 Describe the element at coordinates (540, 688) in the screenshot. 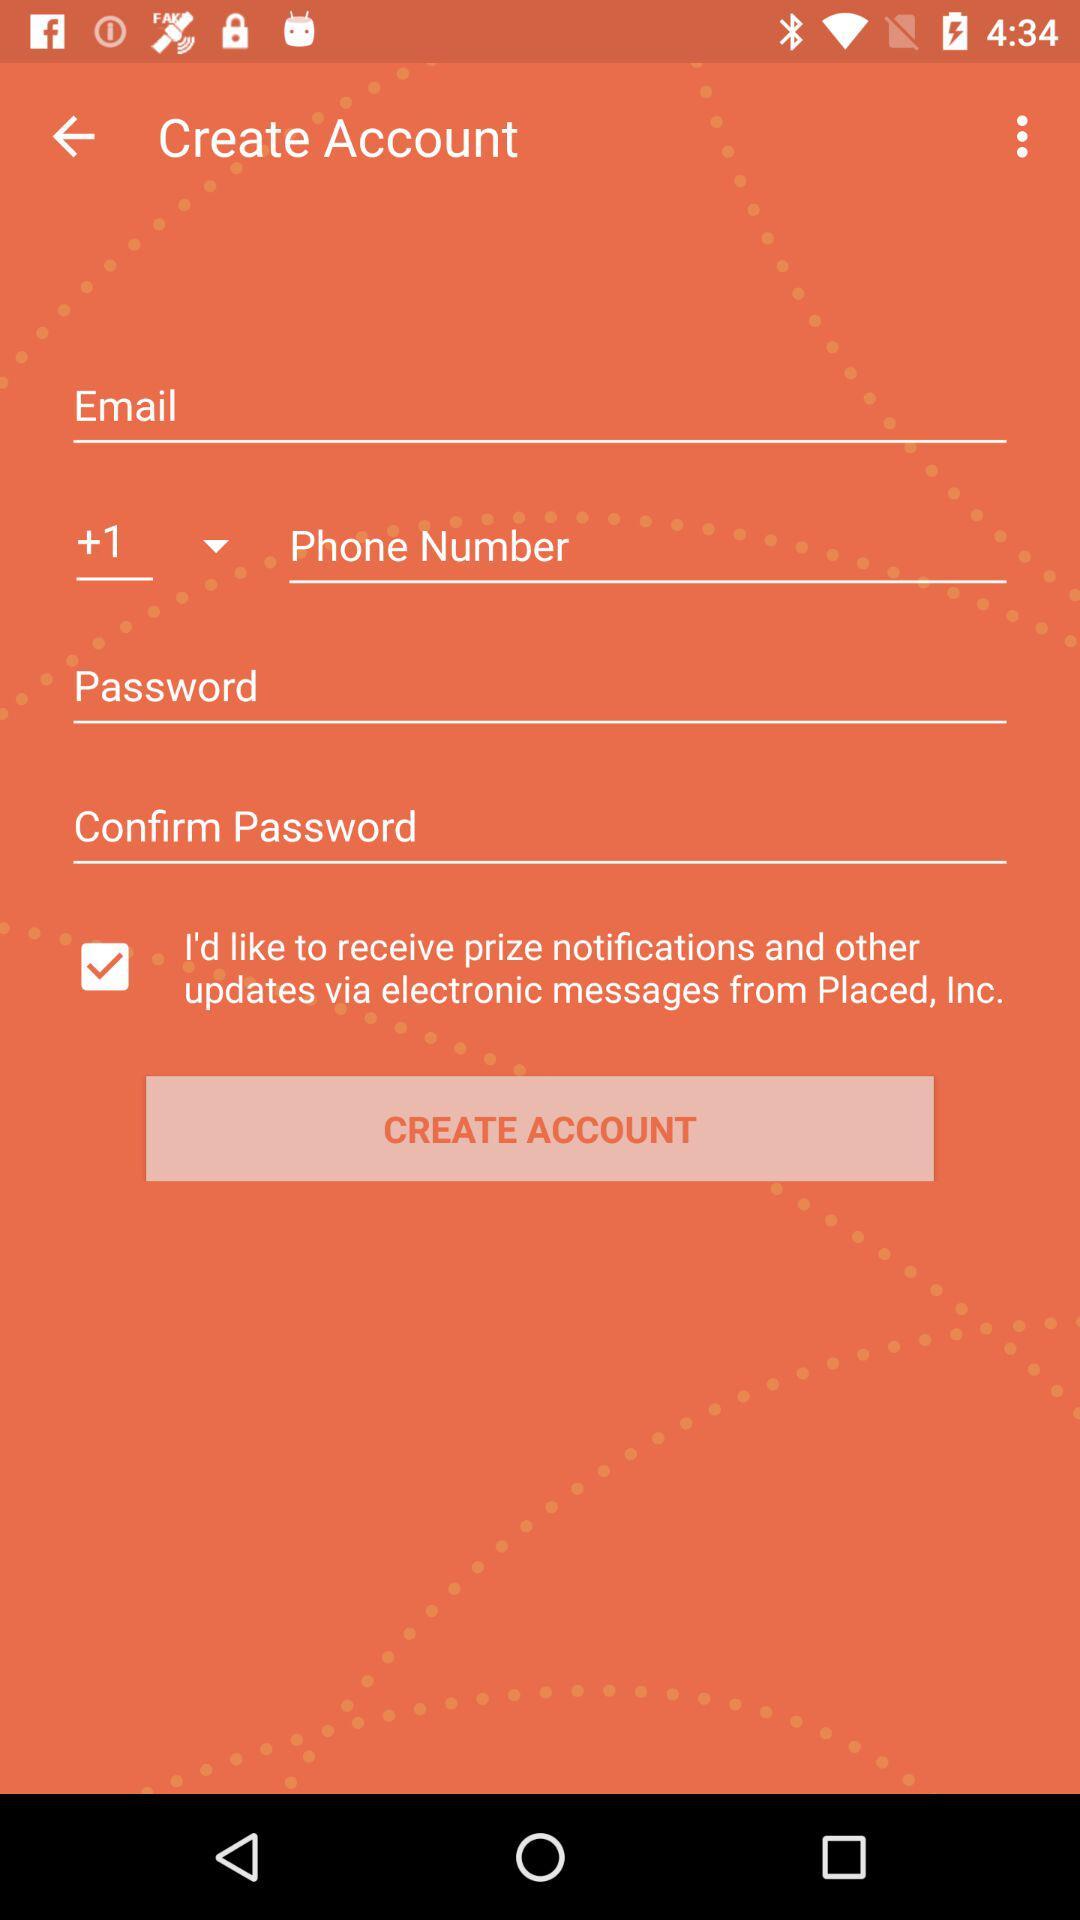

I see `insert the password` at that location.